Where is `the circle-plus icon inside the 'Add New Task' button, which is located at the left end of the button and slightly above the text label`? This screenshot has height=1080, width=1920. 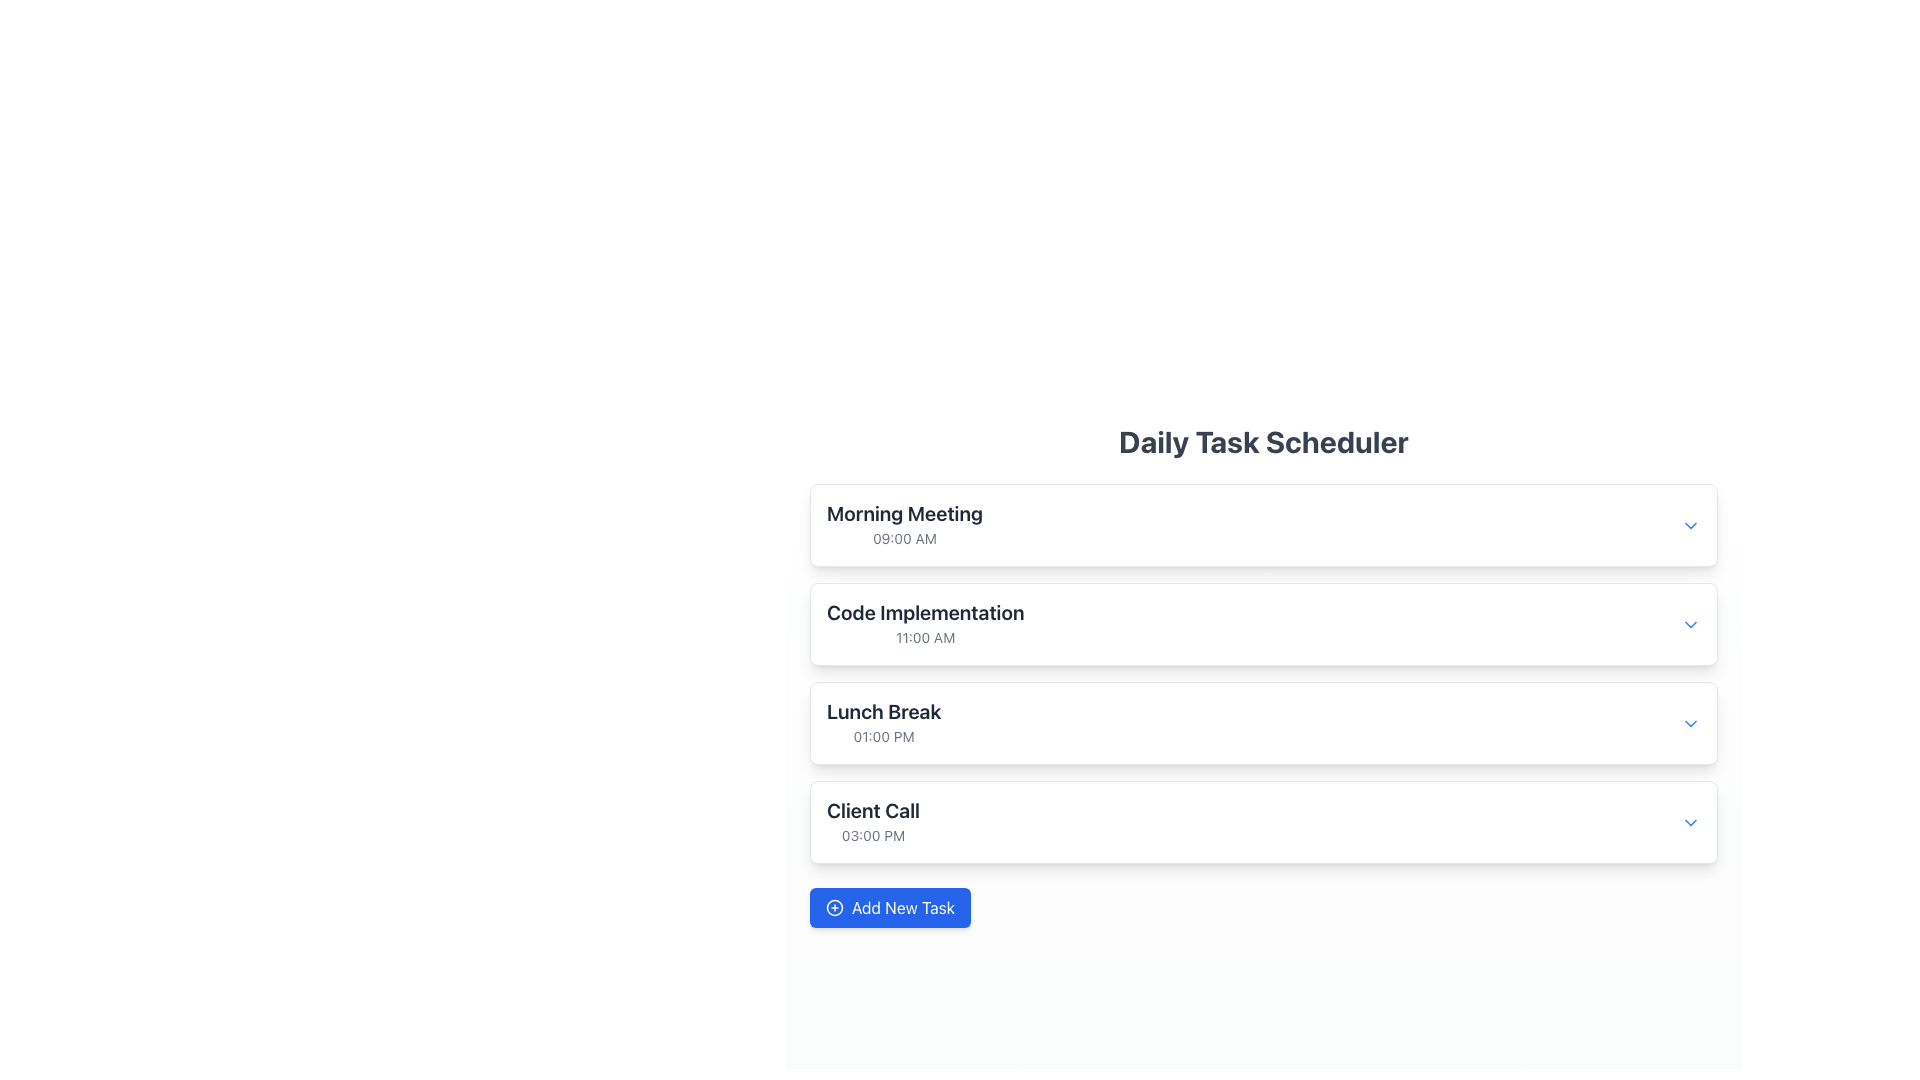 the circle-plus icon inside the 'Add New Task' button, which is located at the left end of the button and slightly above the text label is located at coordinates (835, 907).